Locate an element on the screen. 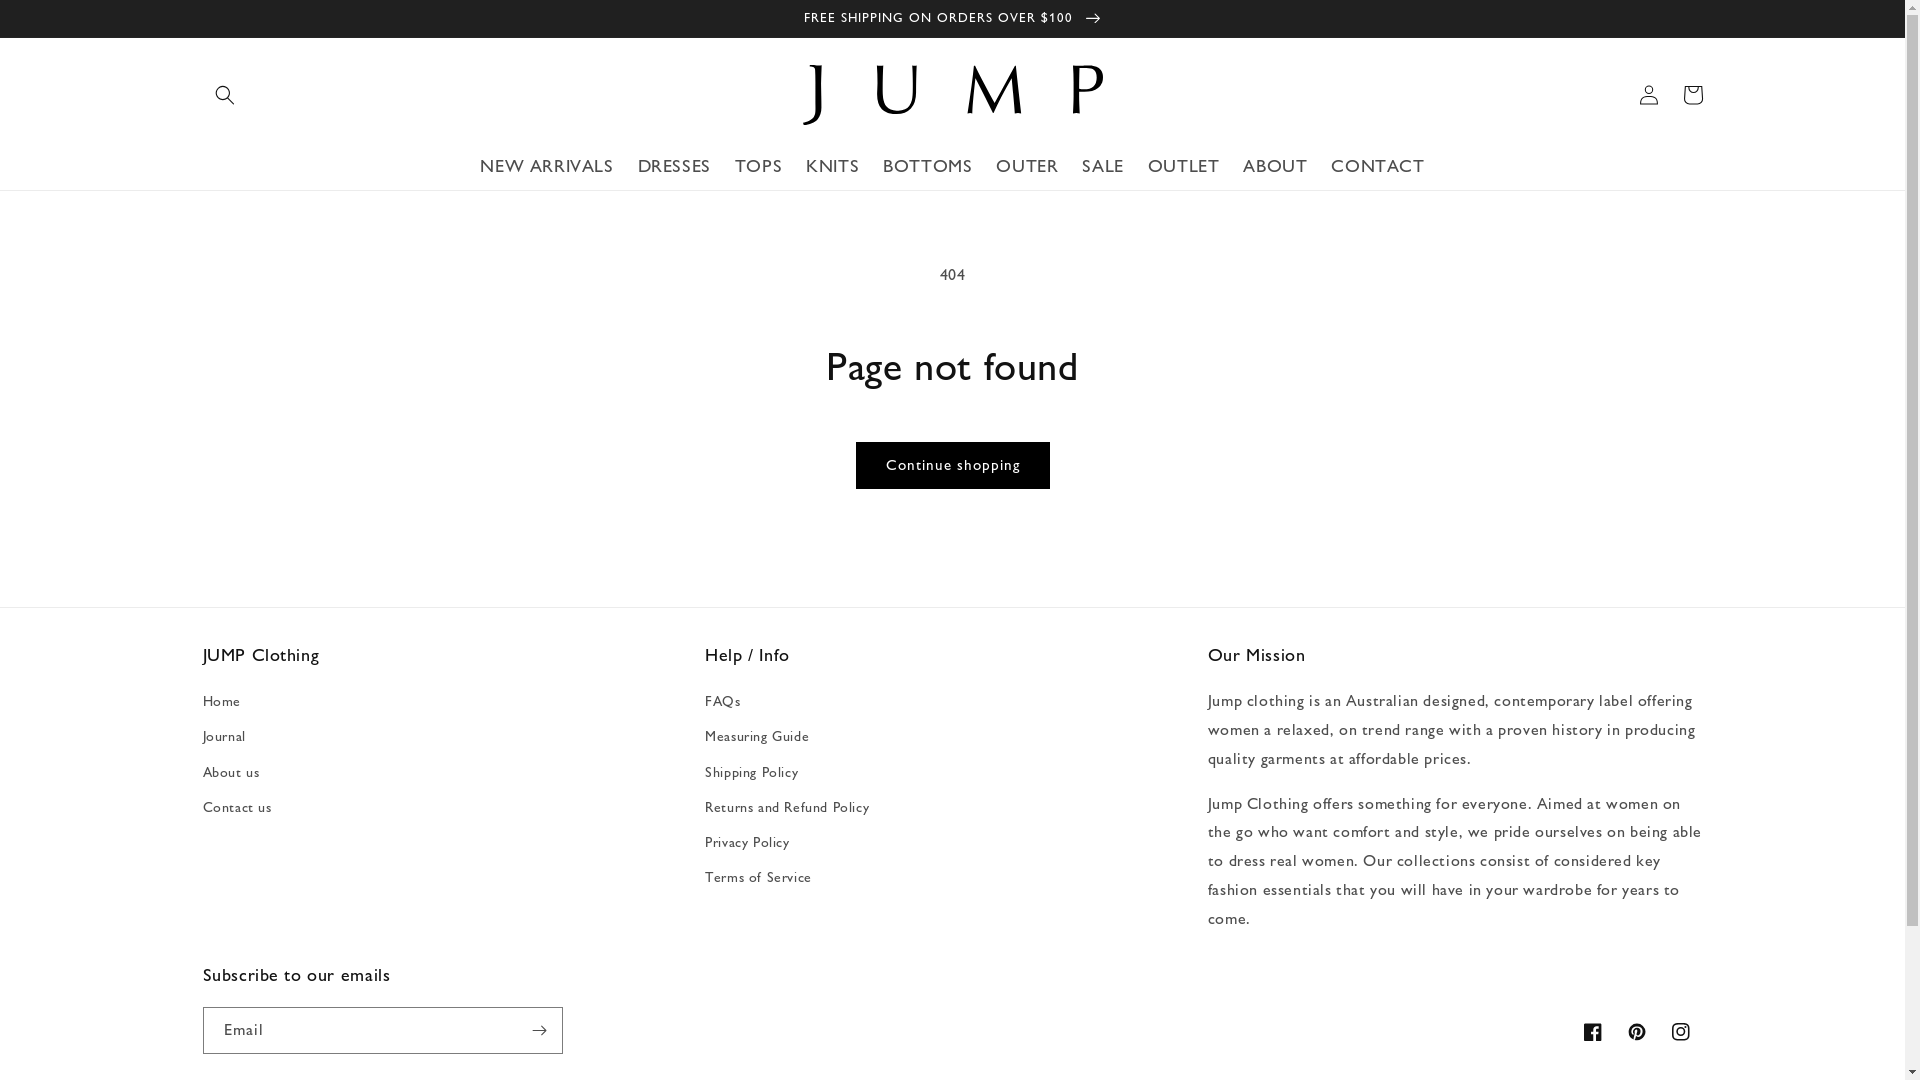 The width and height of the screenshot is (1920, 1080). 'Home' is located at coordinates (220, 703).